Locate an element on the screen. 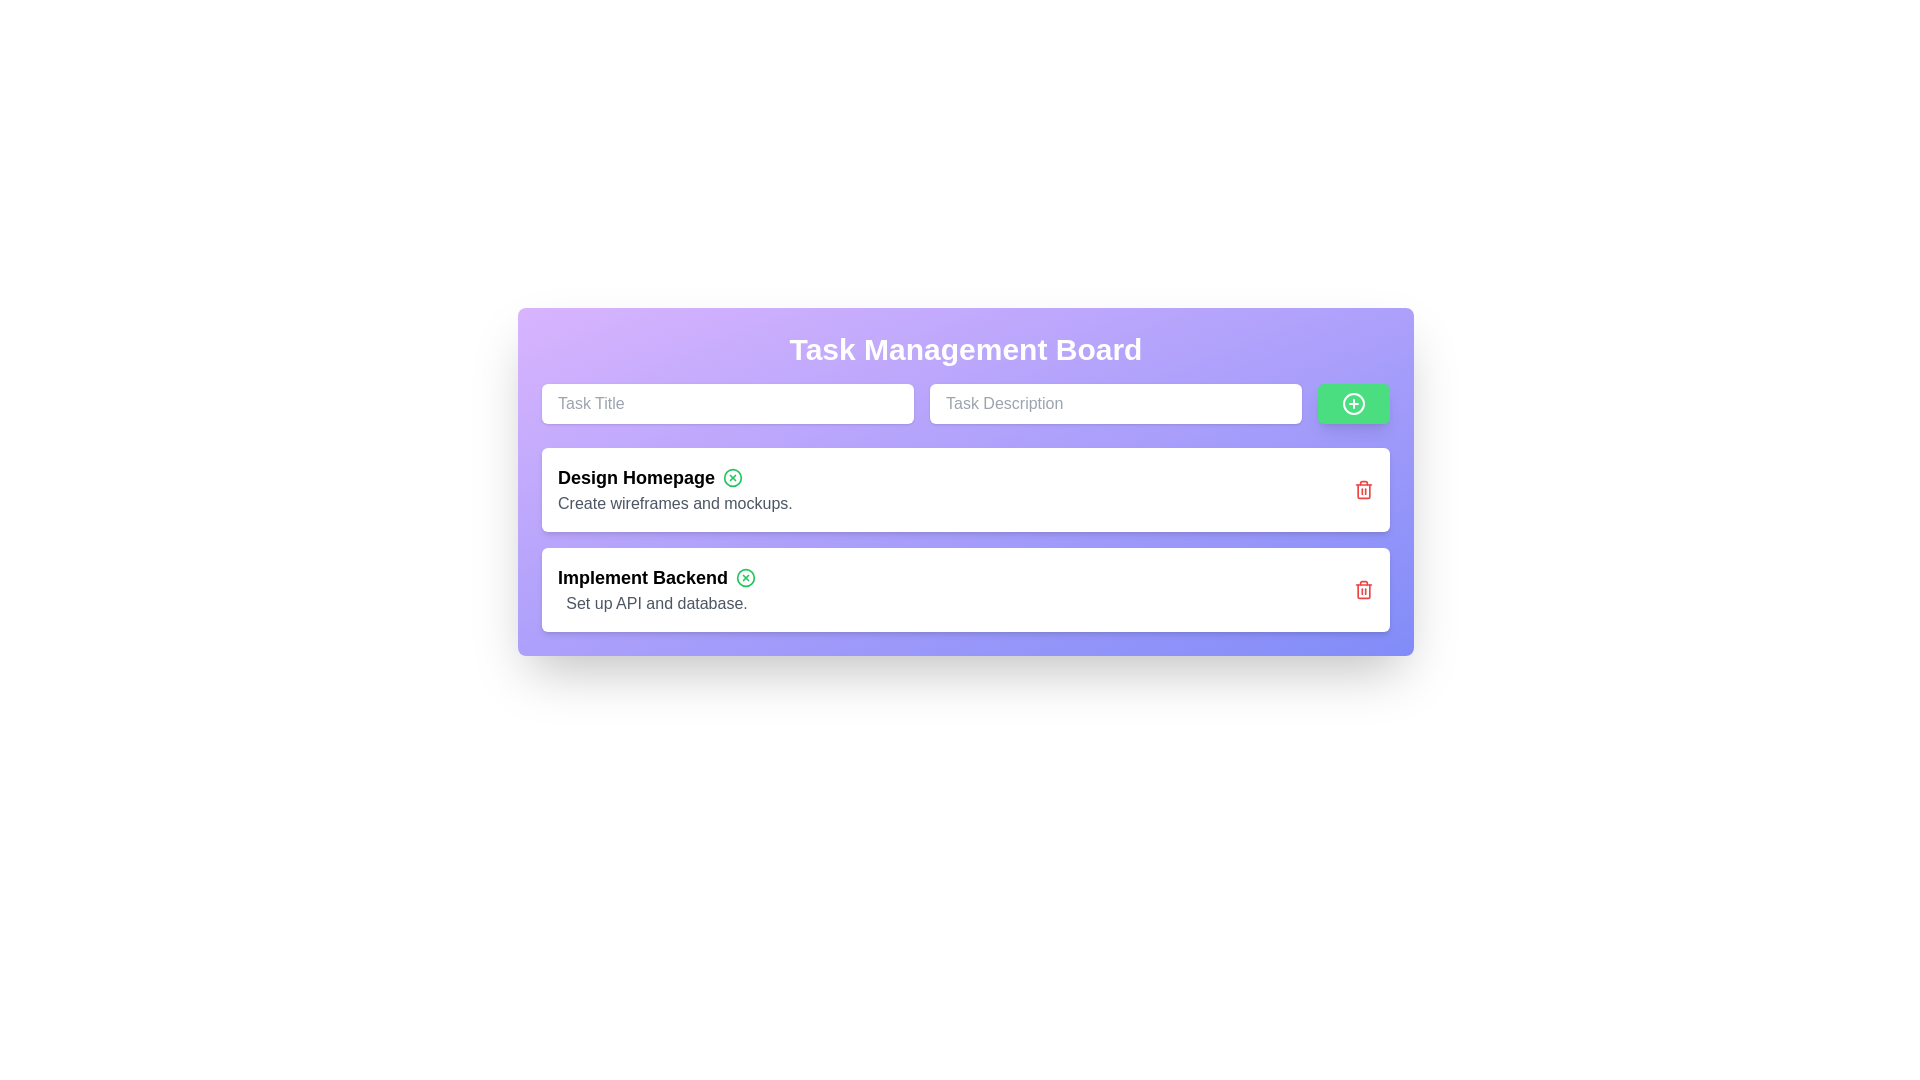 This screenshot has width=1920, height=1080. the circular boundary of the 'circle-plus' icon within the vibrant green button located at the top-right corner of the UI board is located at coordinates (1353, 404).